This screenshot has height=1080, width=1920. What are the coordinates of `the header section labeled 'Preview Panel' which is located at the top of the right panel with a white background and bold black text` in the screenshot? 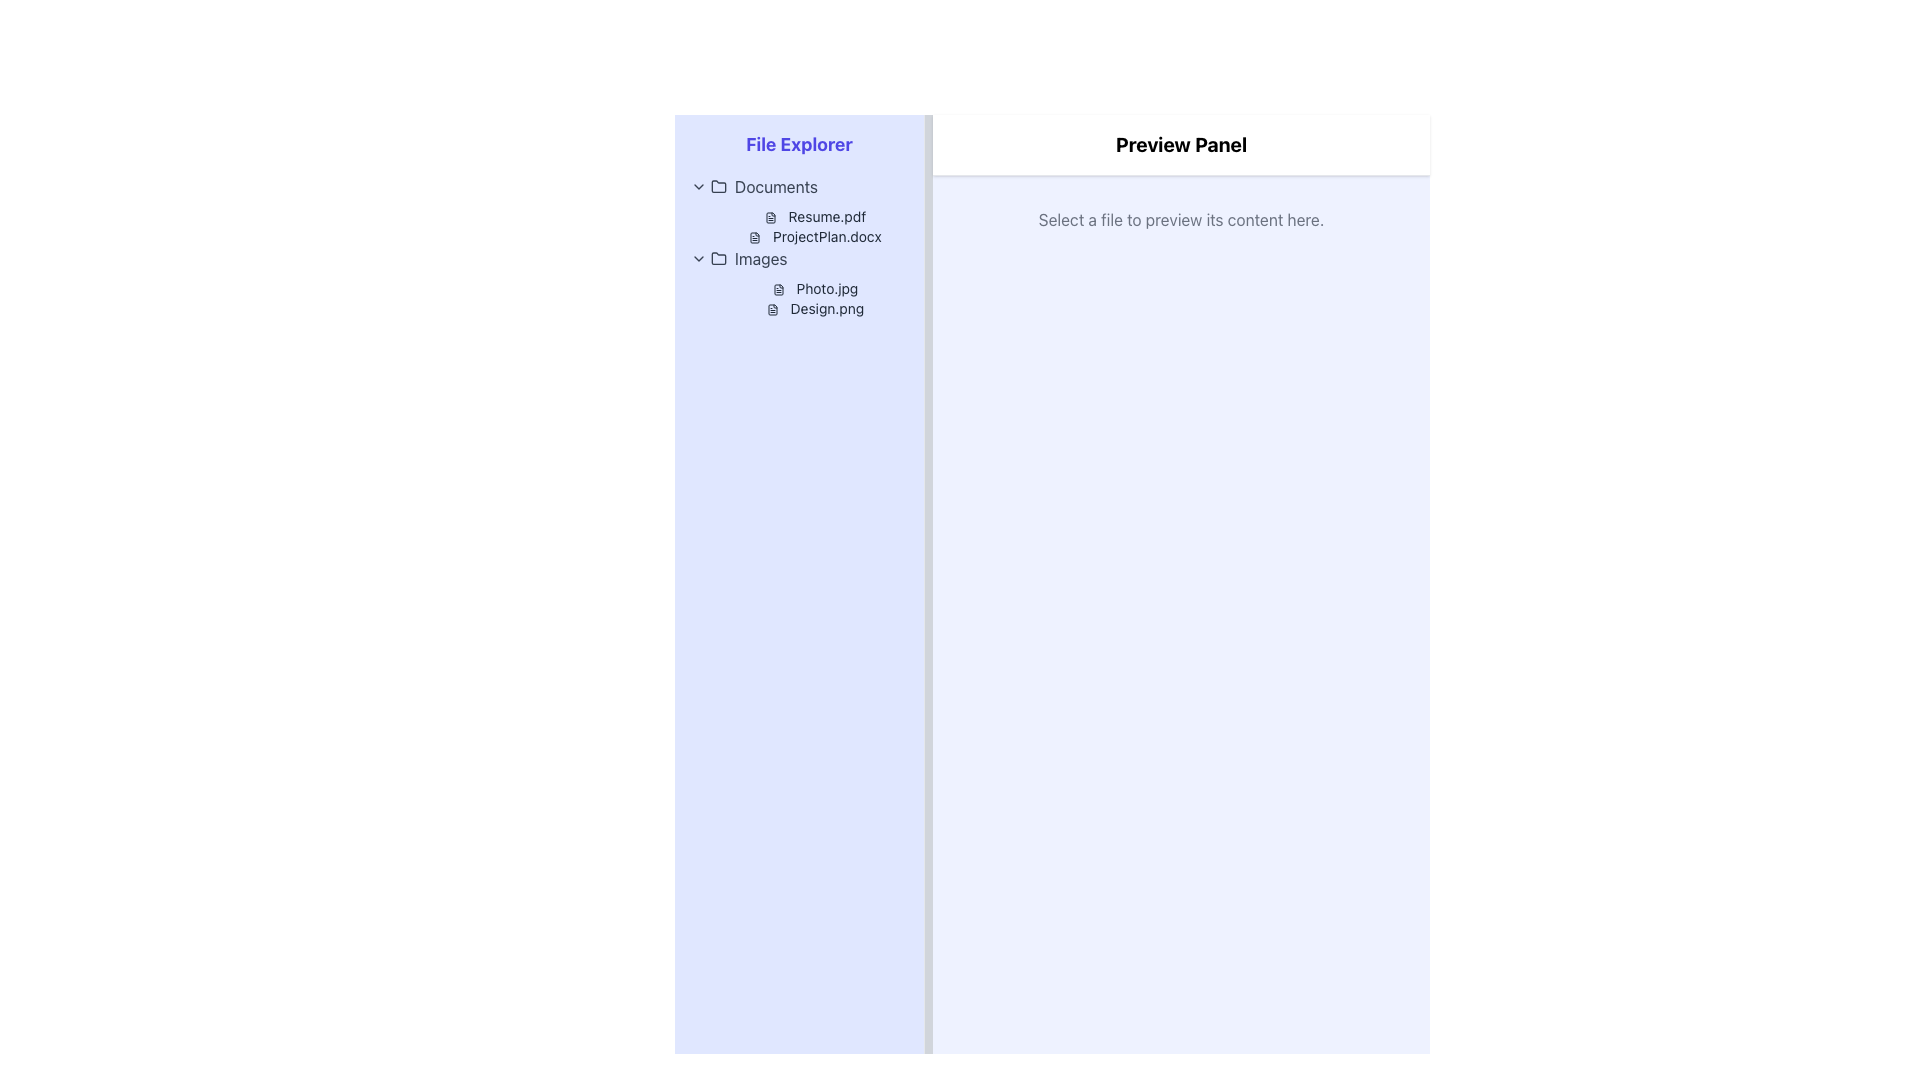 It's located at (1181, 144).